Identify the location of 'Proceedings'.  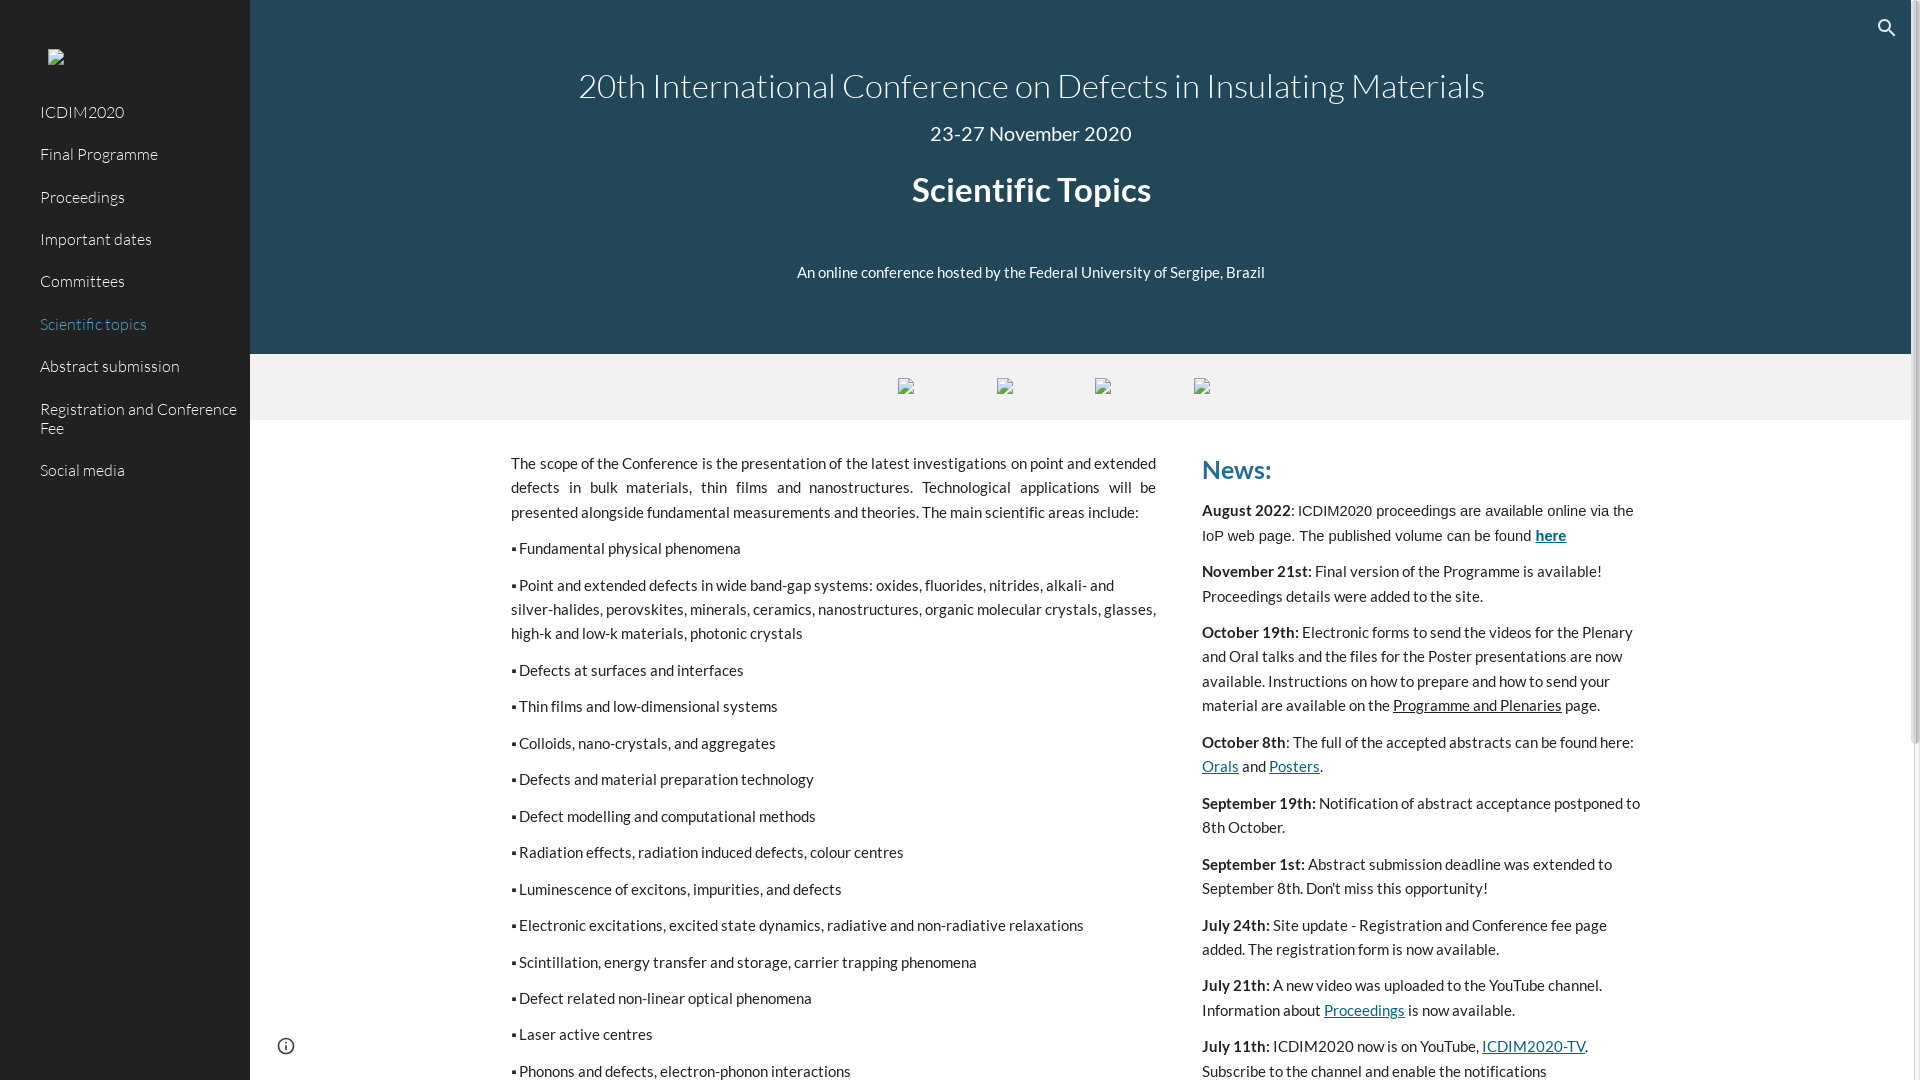
(136, 196).